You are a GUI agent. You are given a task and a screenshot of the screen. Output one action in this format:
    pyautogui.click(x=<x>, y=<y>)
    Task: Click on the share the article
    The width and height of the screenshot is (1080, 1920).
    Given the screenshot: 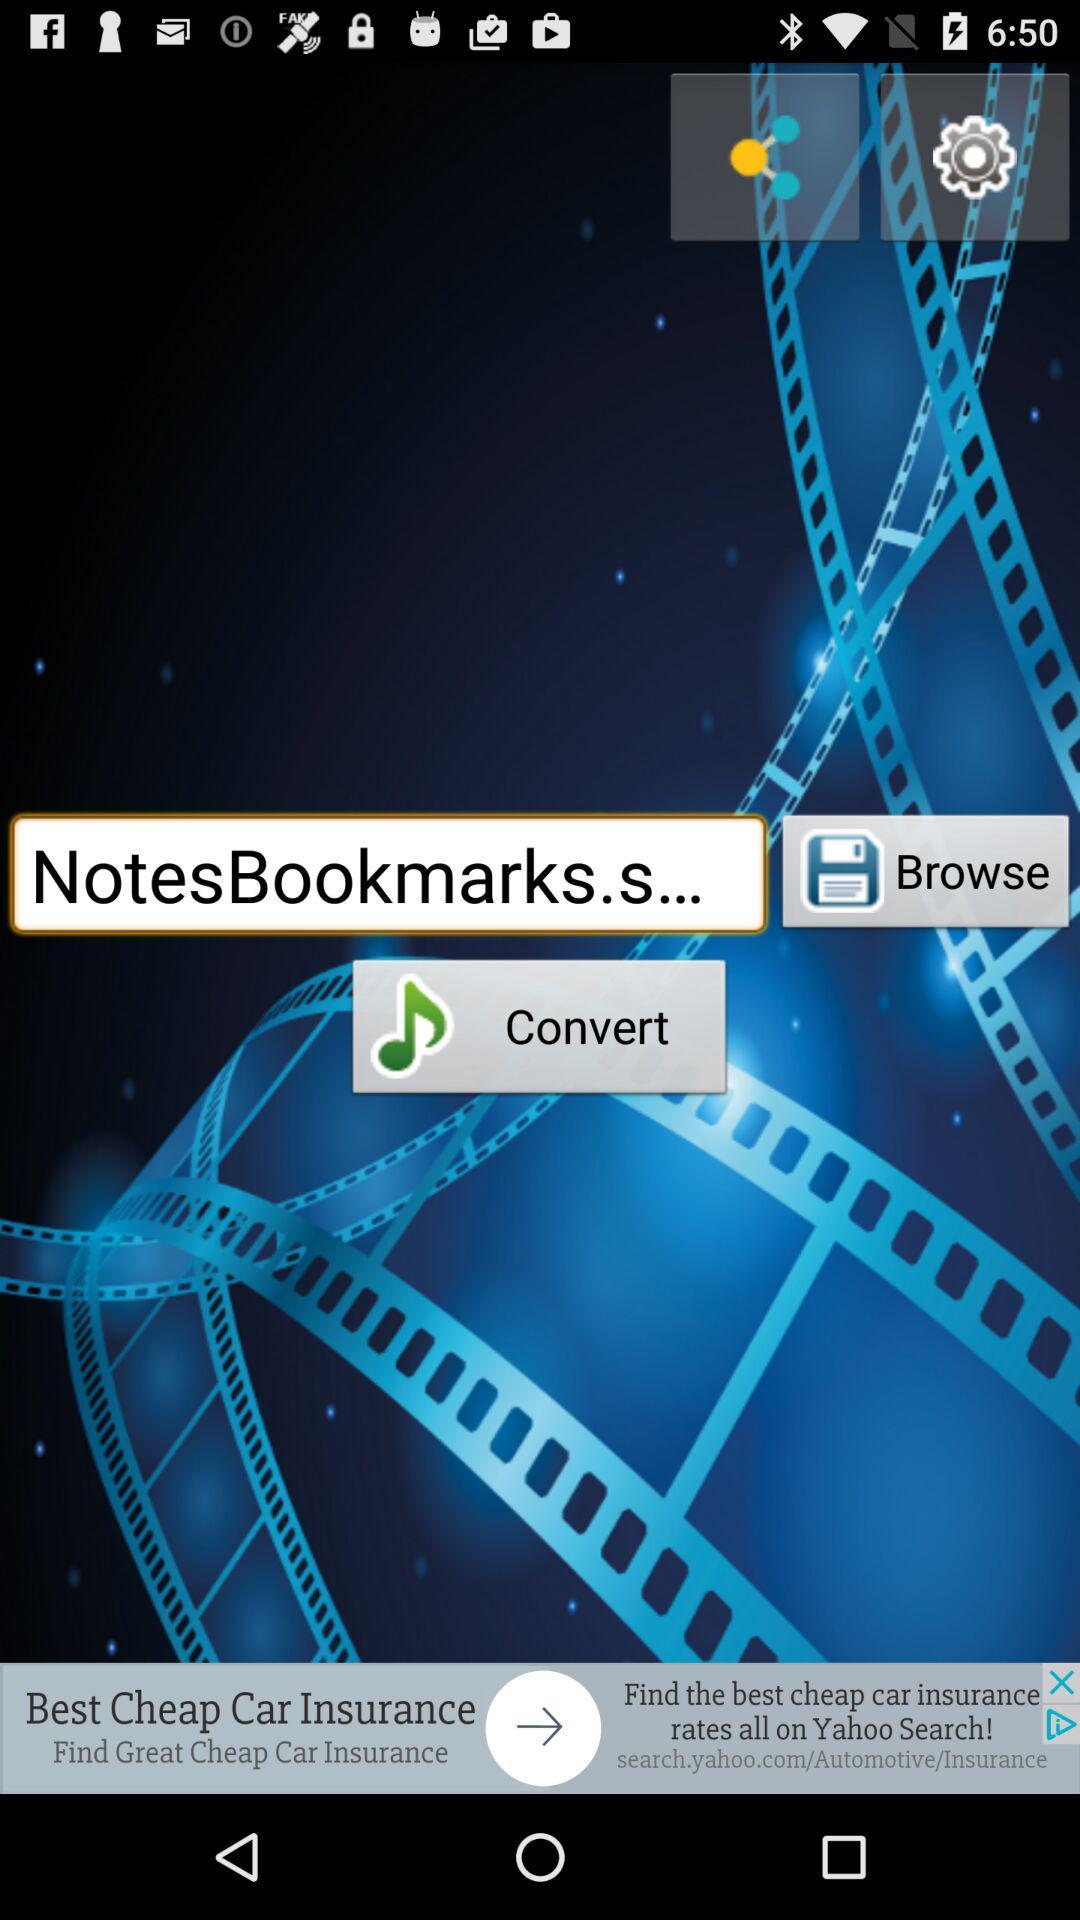 What is the action you would take?
    pyautogui.click(x=540, y=1727)
    